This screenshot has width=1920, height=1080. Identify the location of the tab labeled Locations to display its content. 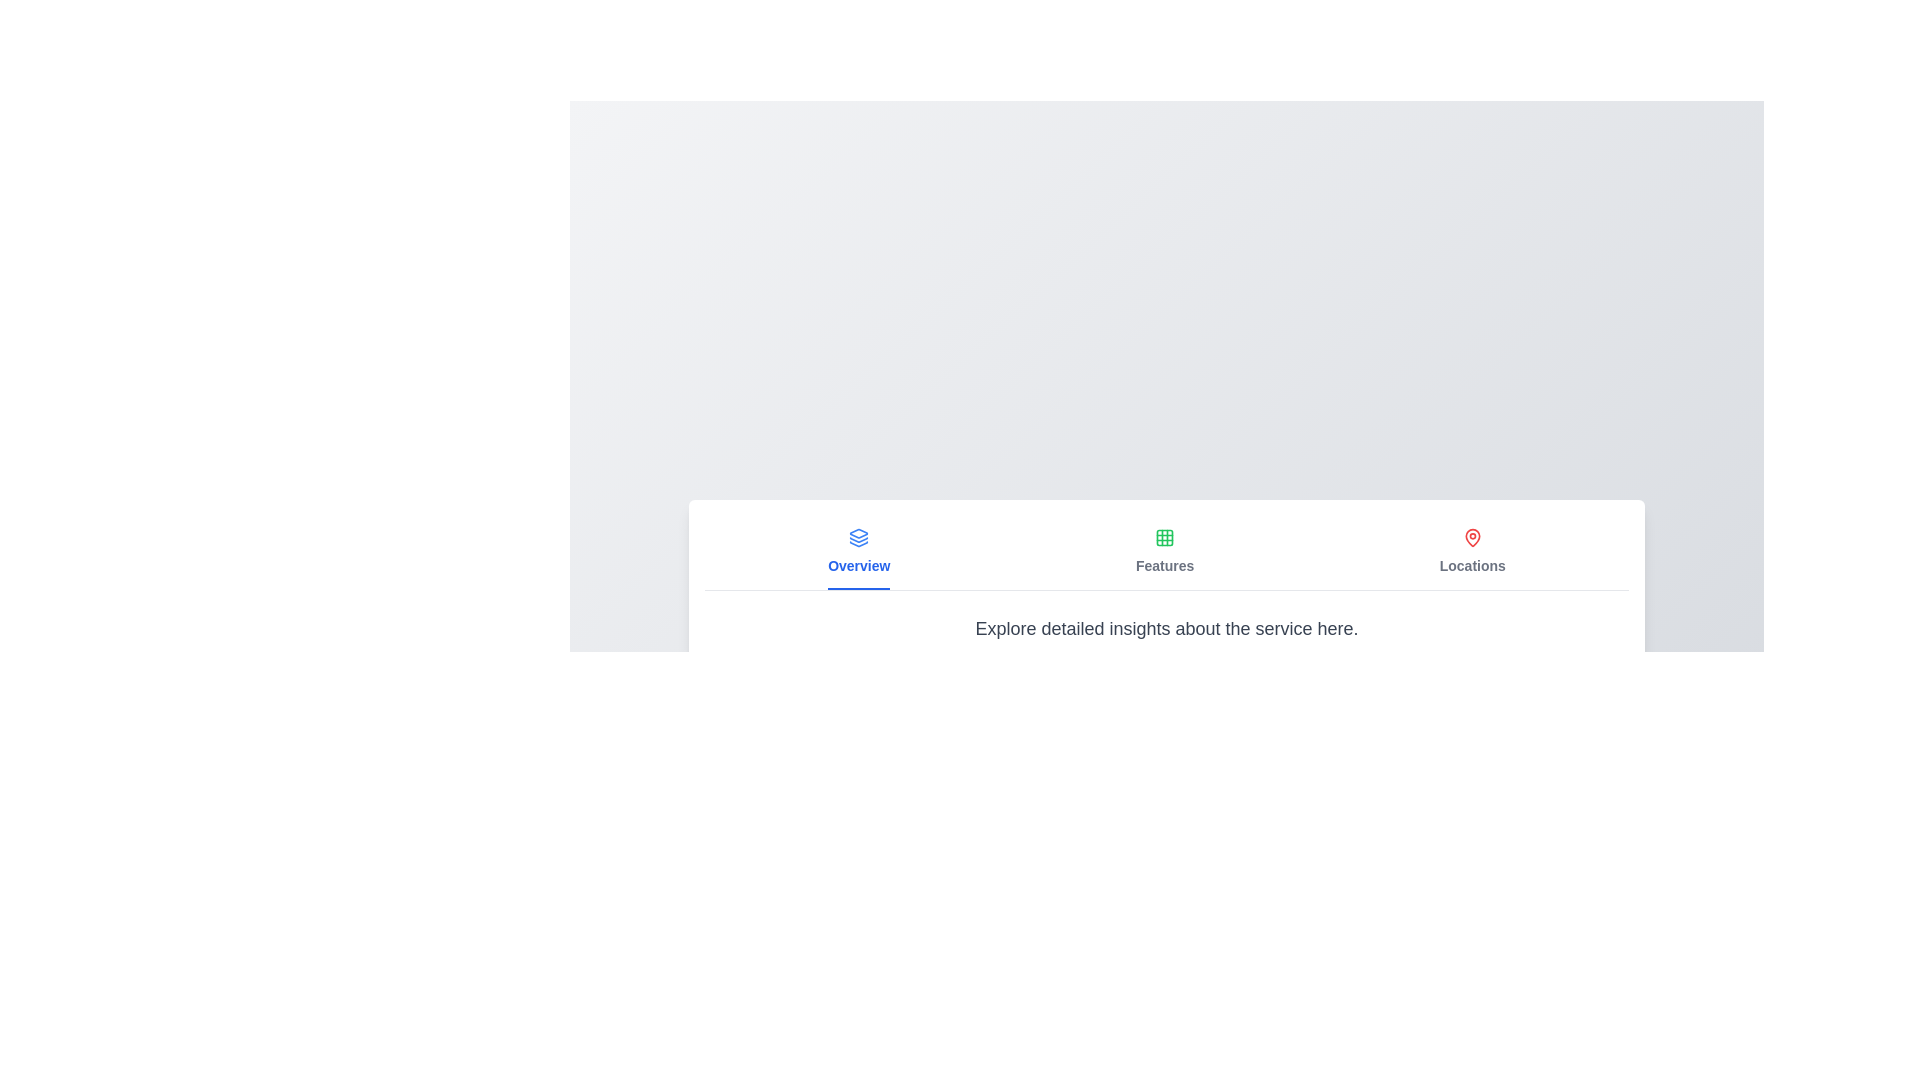
(1472, 551).